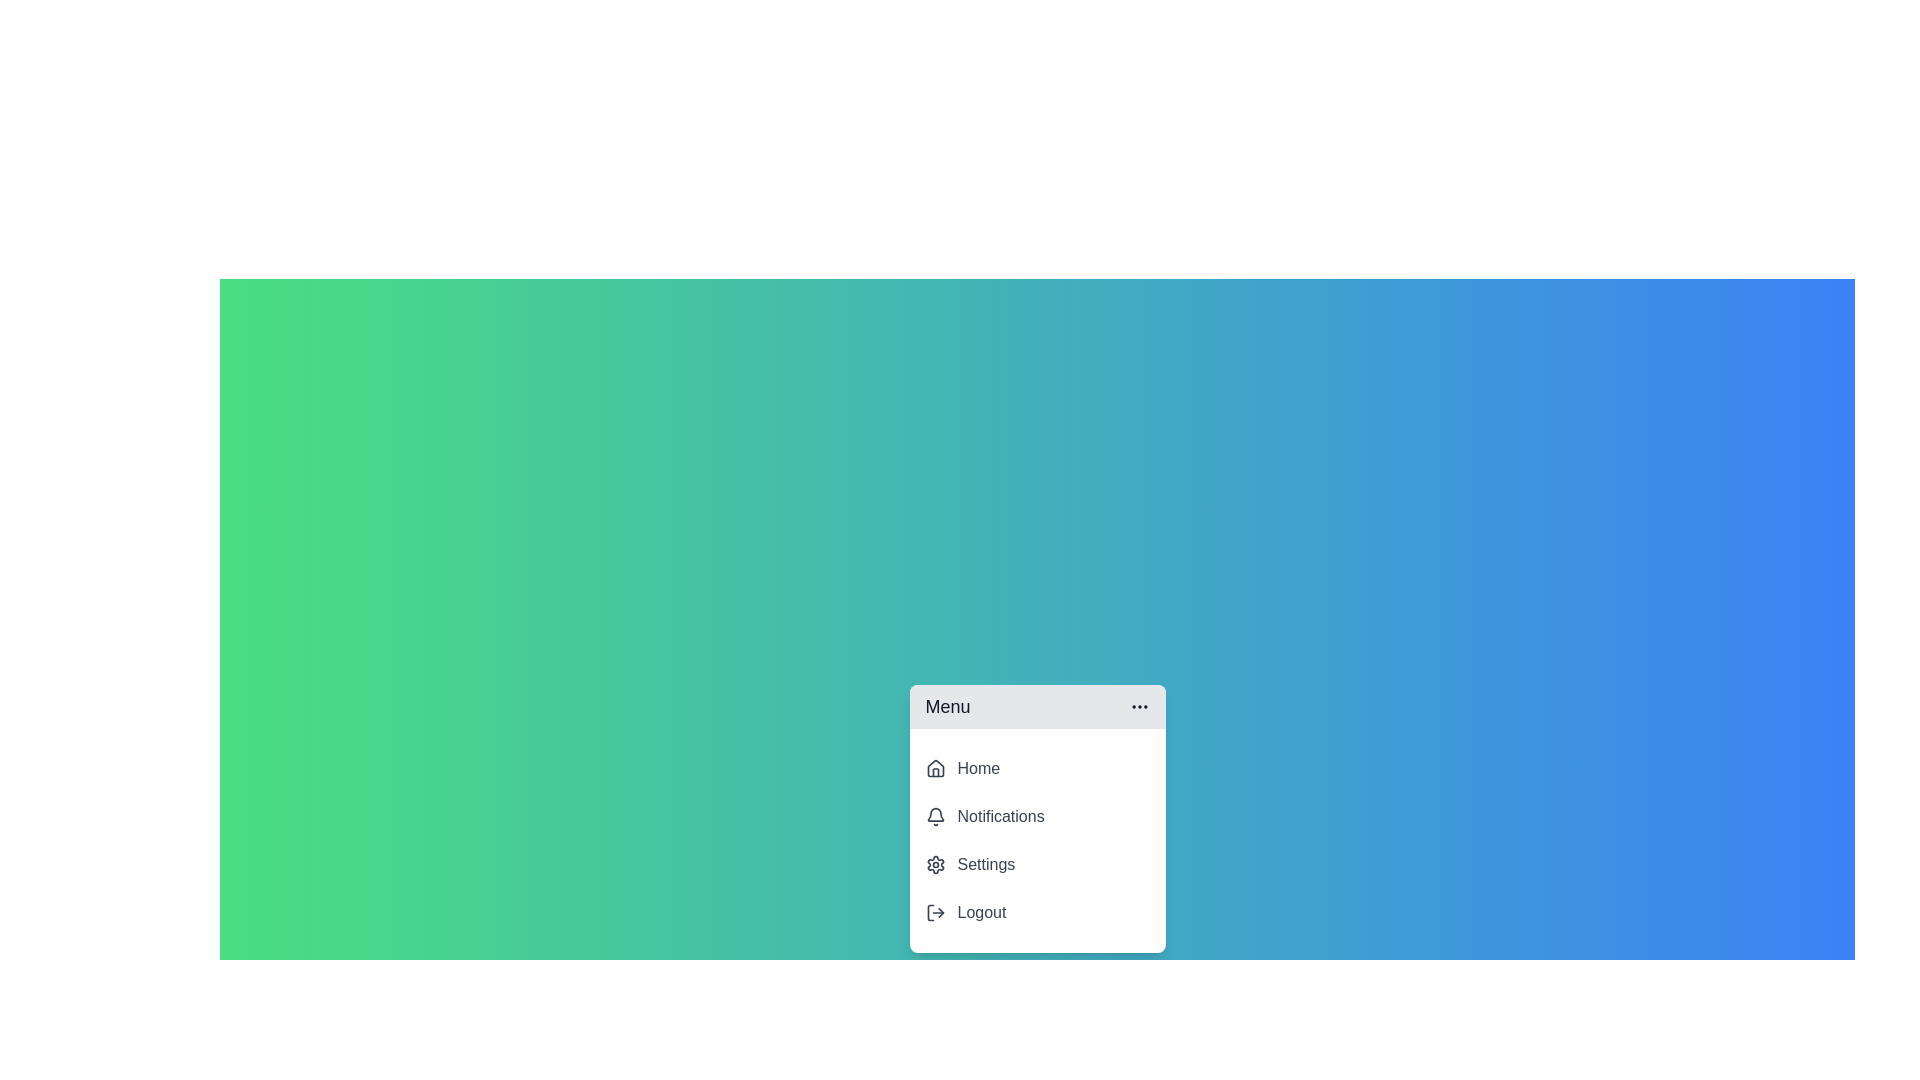 This screenshot has height=1080, width=1920. What do you see at coordinates (1037, 863) in the screenshot?
I see `the 'Settings' menu item to select it` at bounding box center [1037, 863].